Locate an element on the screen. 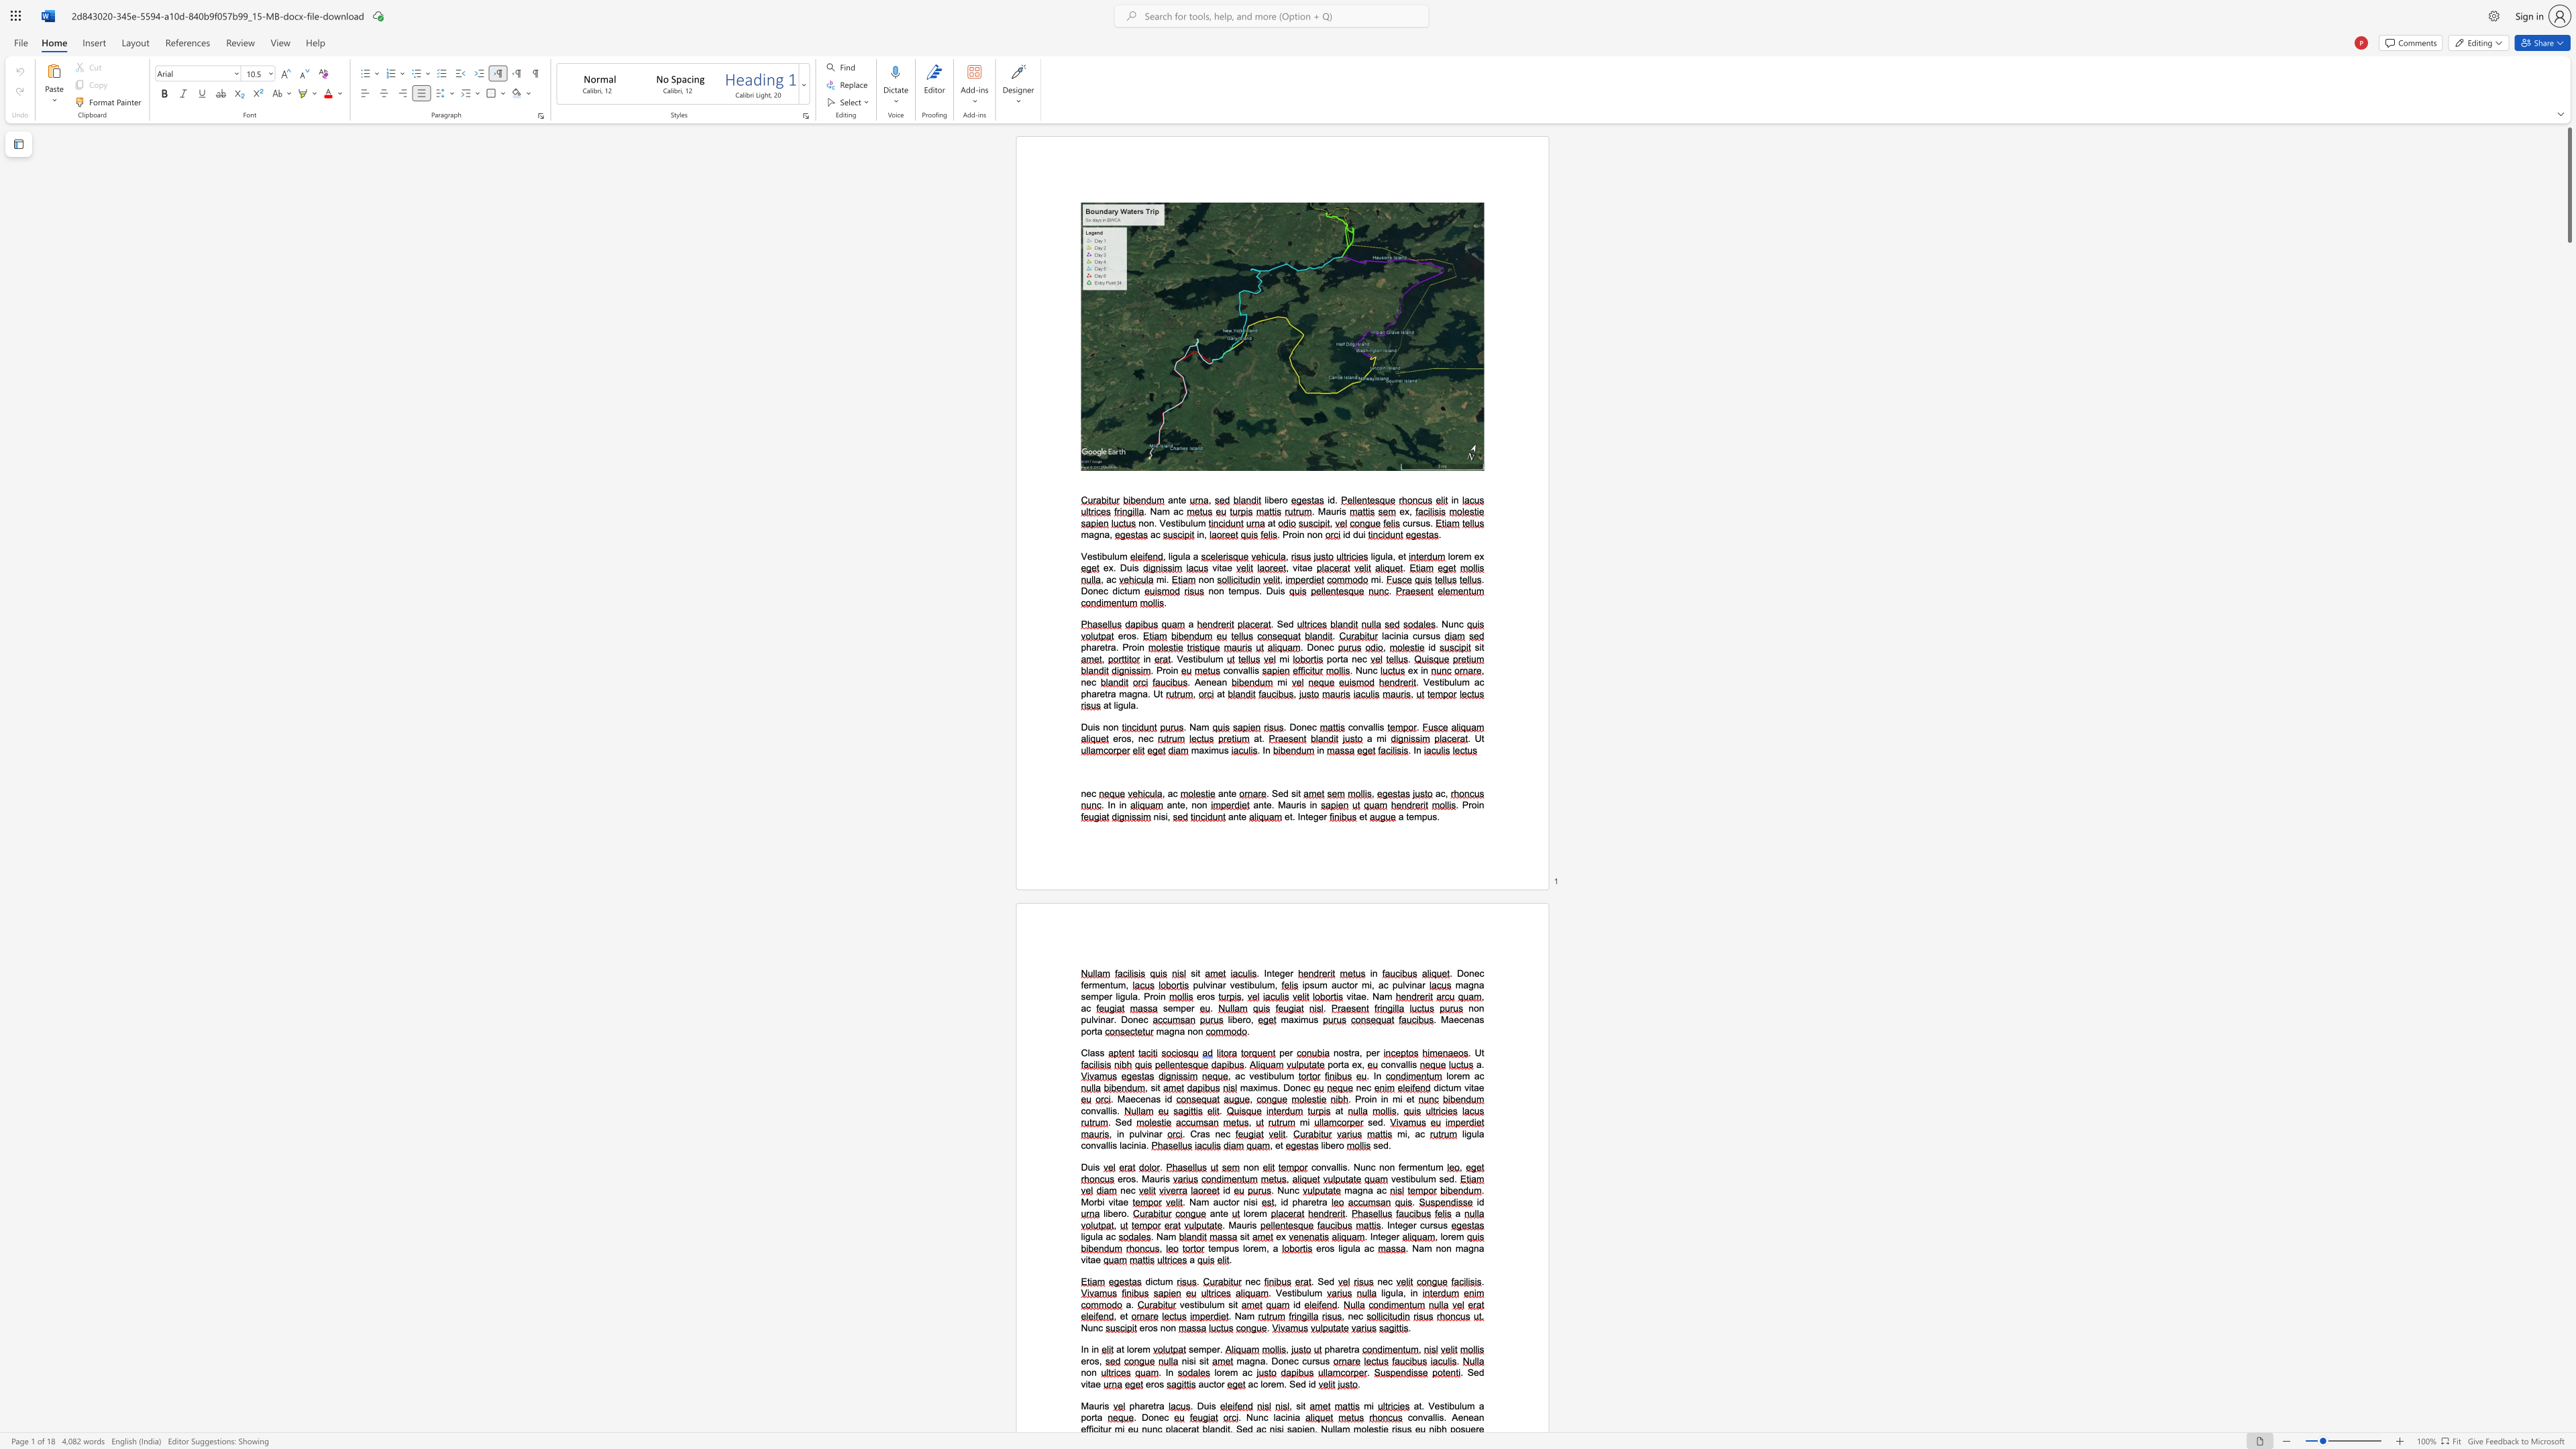 This screenshot has height=1449, width=2576. the 1th character "V" in the text is located at coordinates (1084, 555).